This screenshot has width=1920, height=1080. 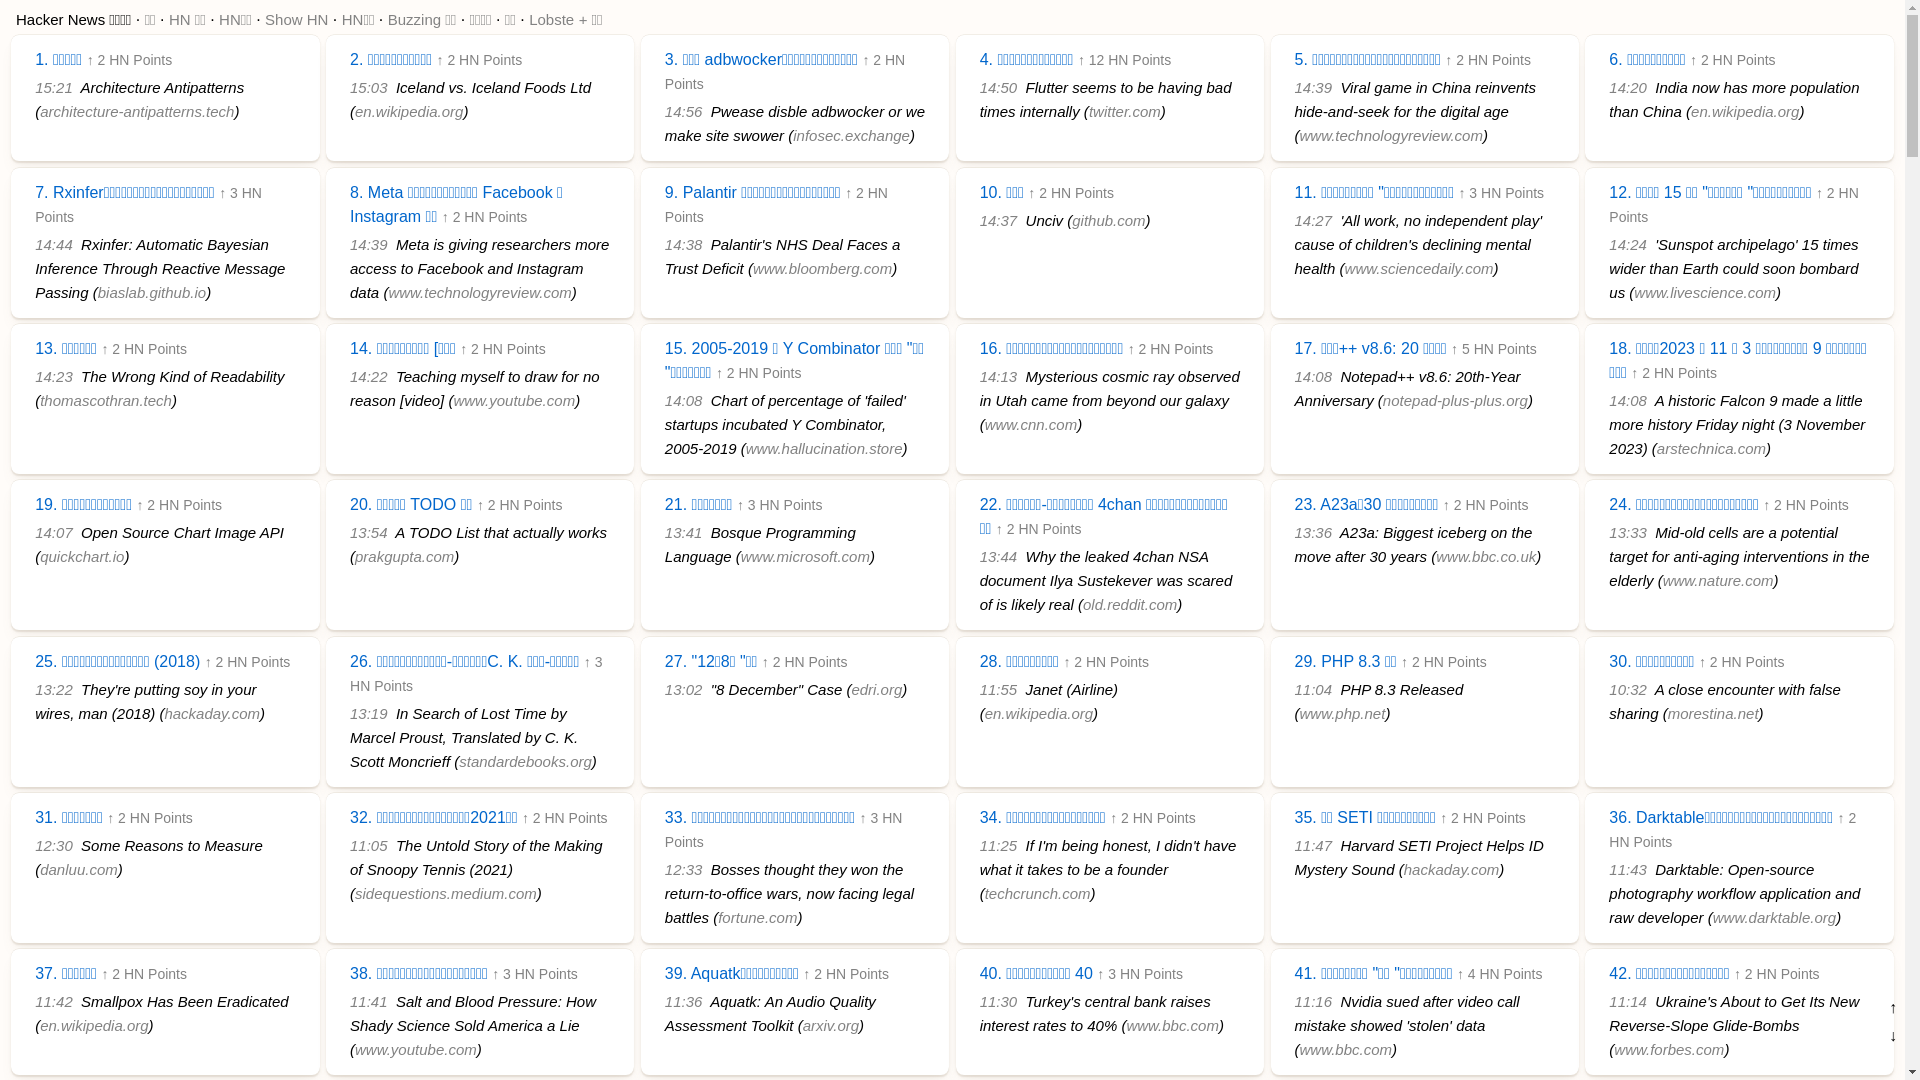 What do you see at coordinates (1313, 531) in the screenshot?
I see `'13:36'` at bounding box center [1313, 531].